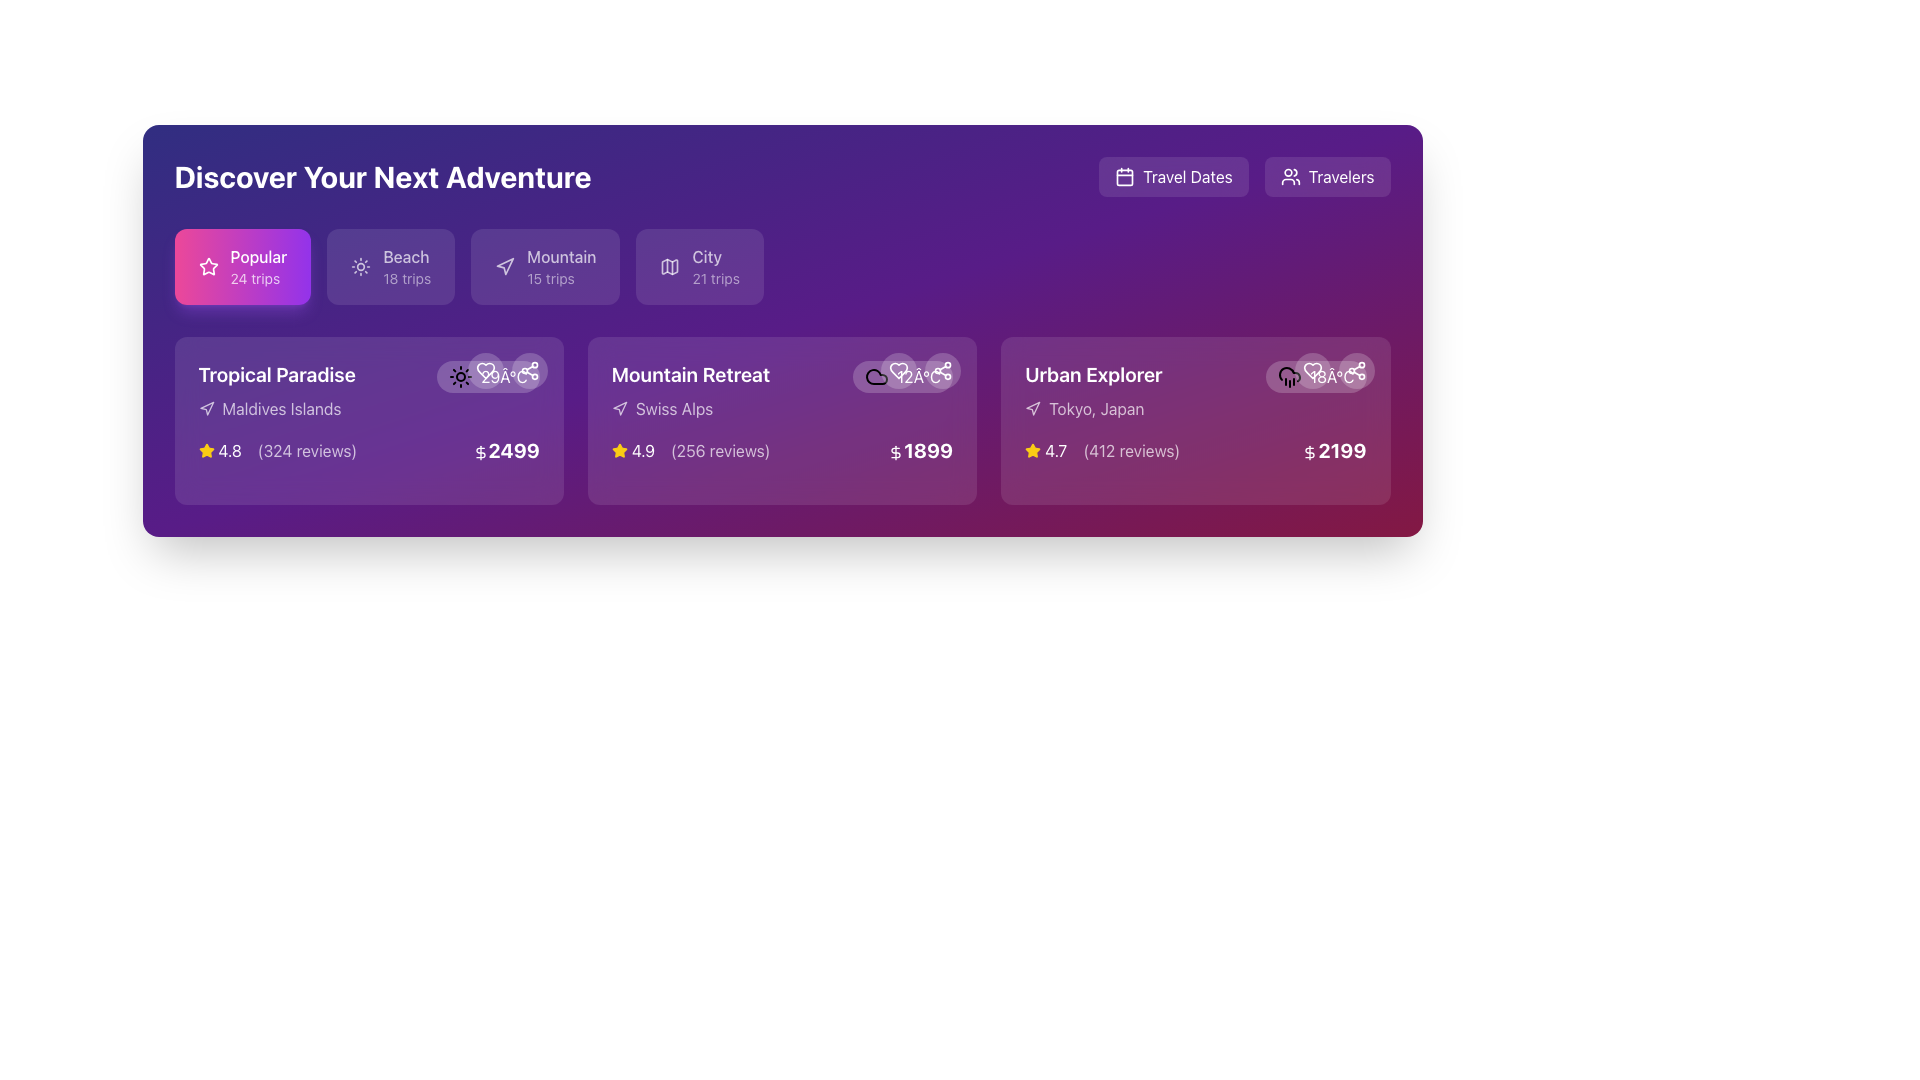  Describe the element at coordinates (618, 451) in the screenshot. I see `the star icon adjacent to the numeric rating '4.9' in the rating display section for the 'Mountain Retreat' card` at that location.